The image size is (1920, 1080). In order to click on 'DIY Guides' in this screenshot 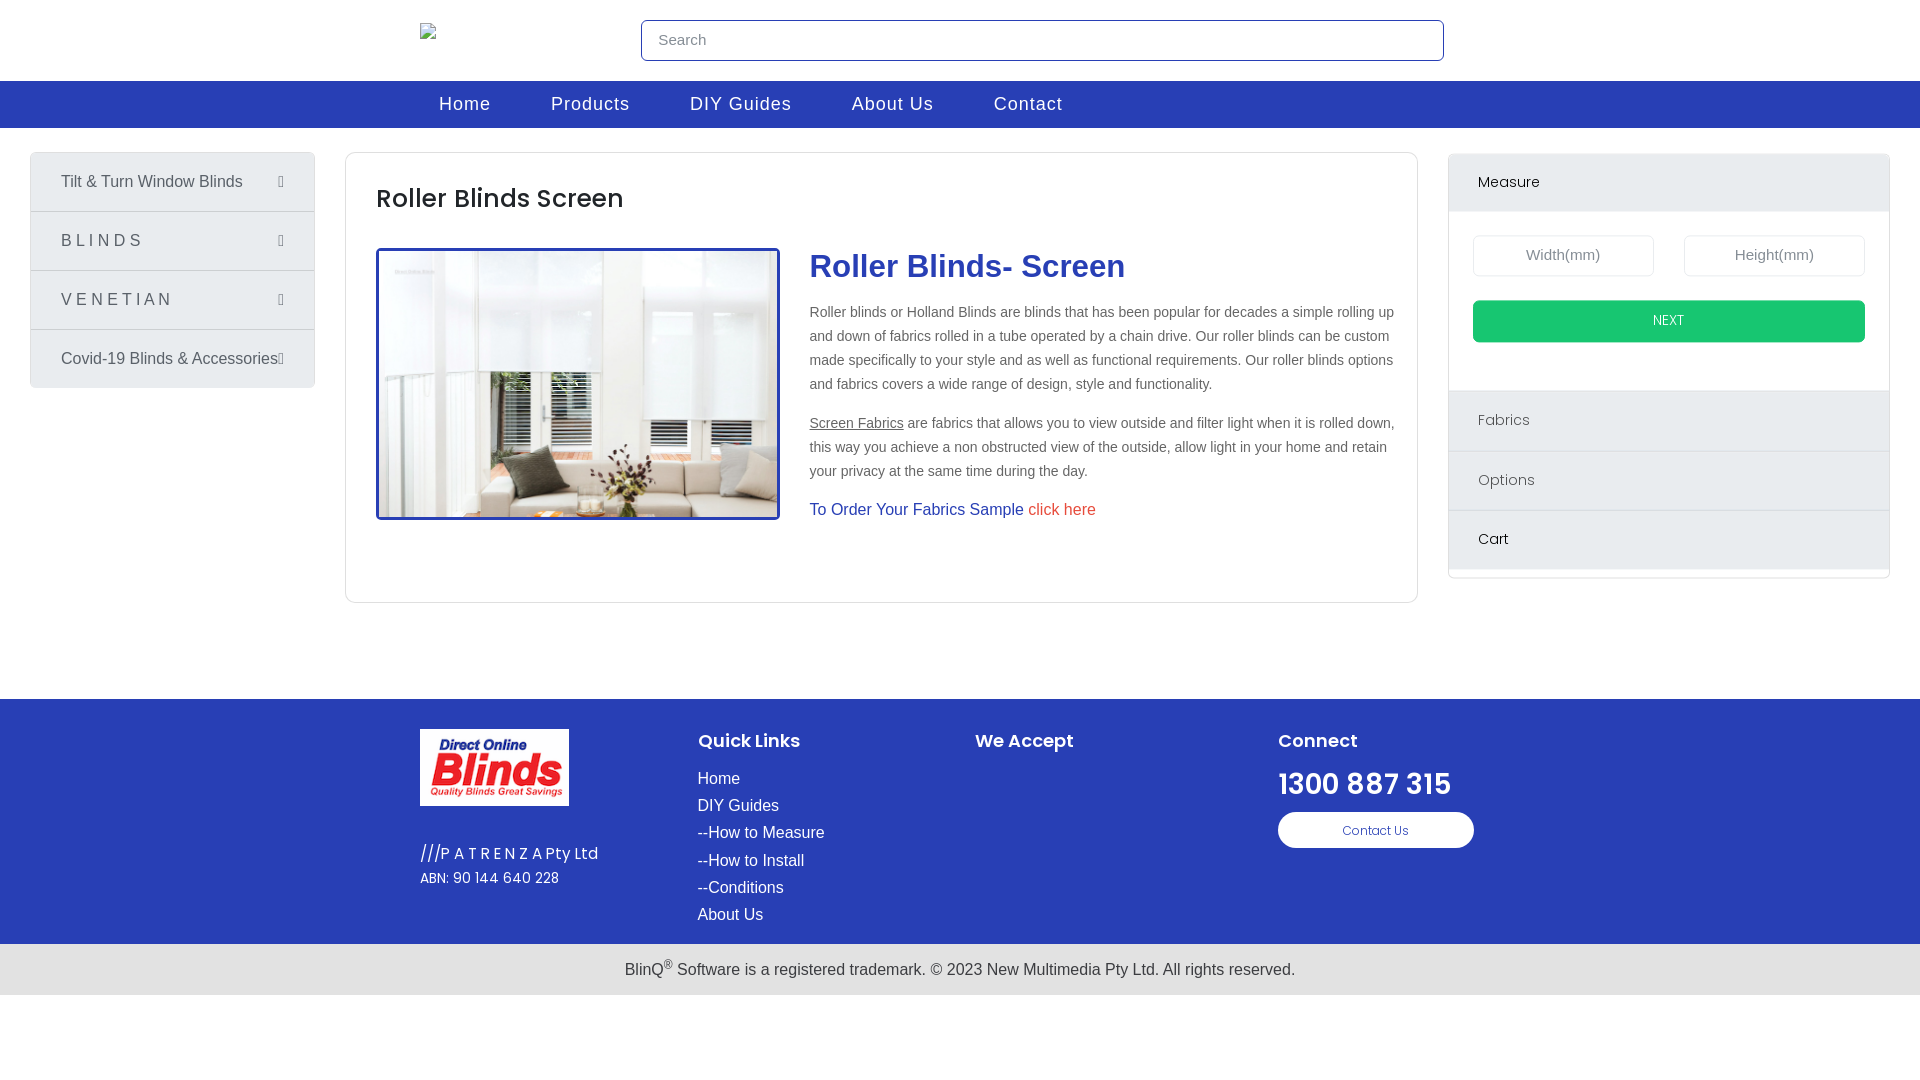, I will do `click(739, 104)`.